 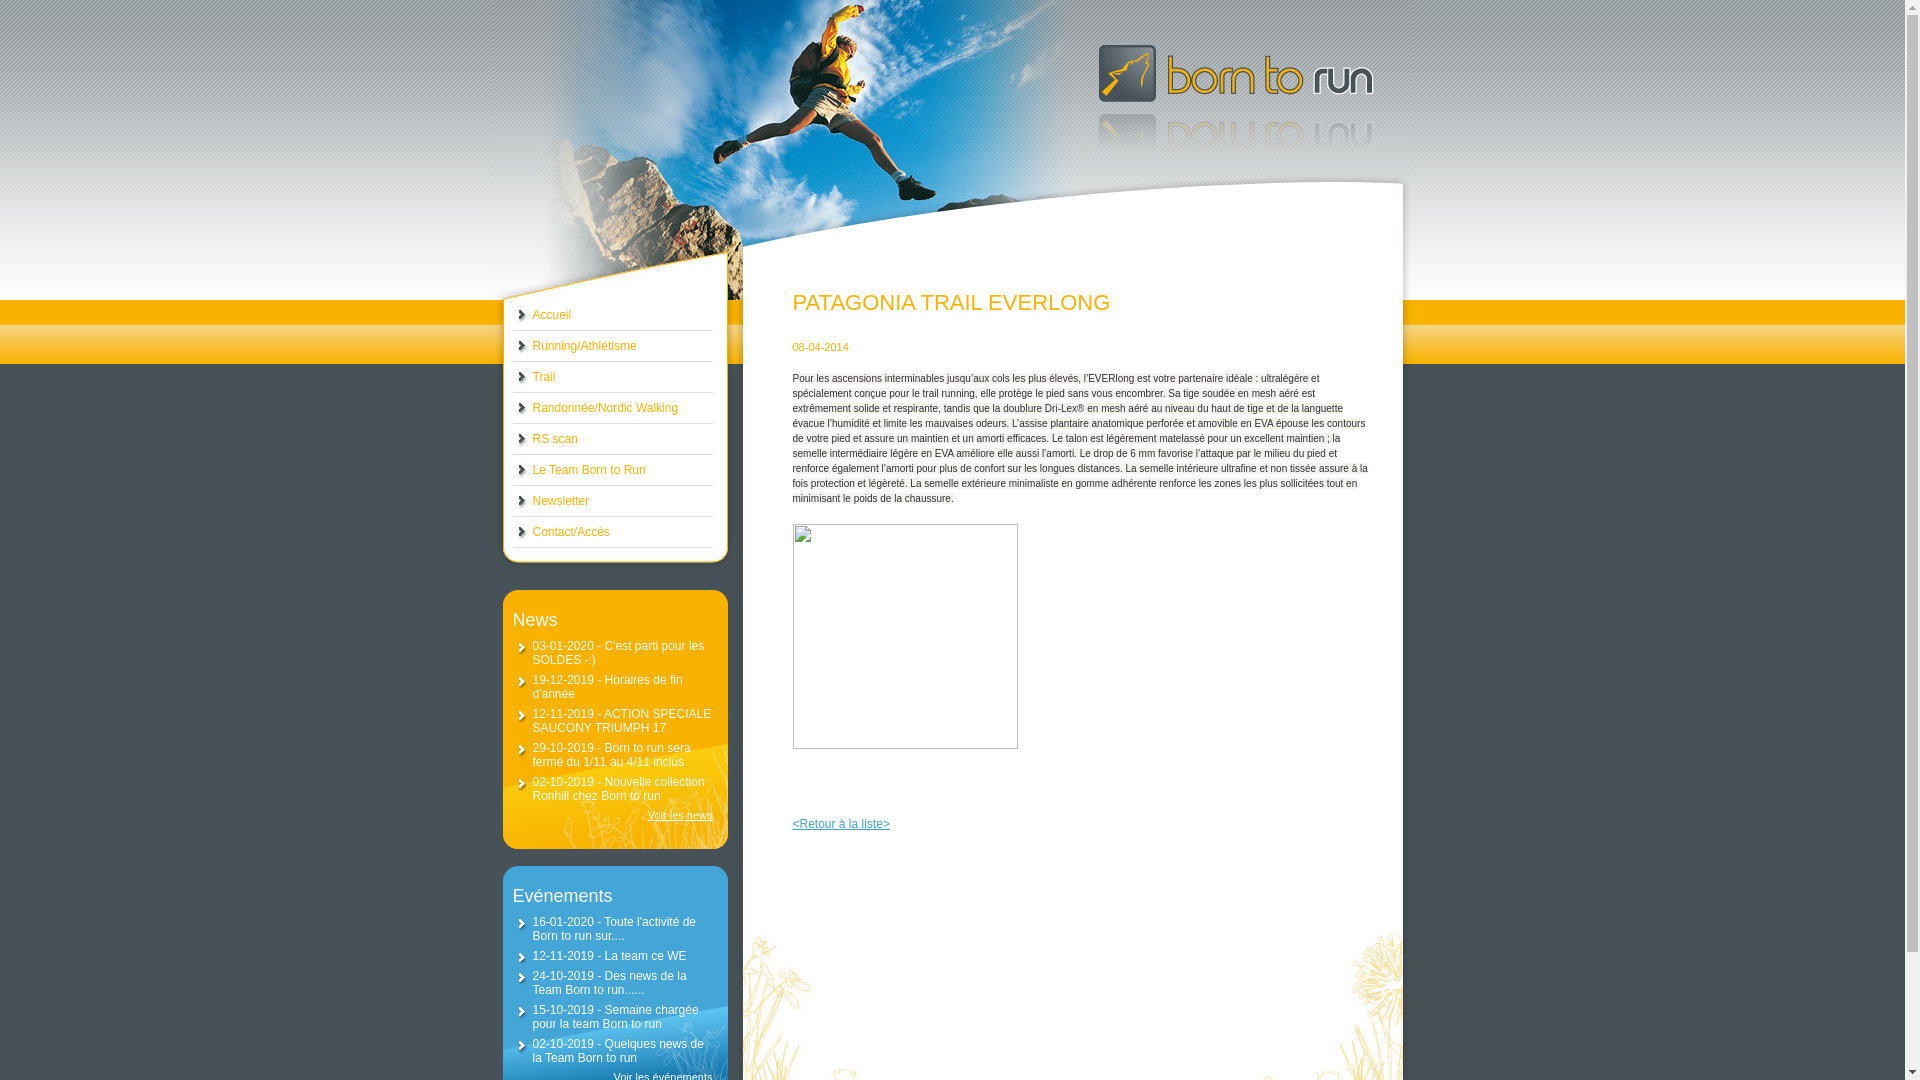 I want to click on 'Le Team Born to Run', so click(x=610, y=470).